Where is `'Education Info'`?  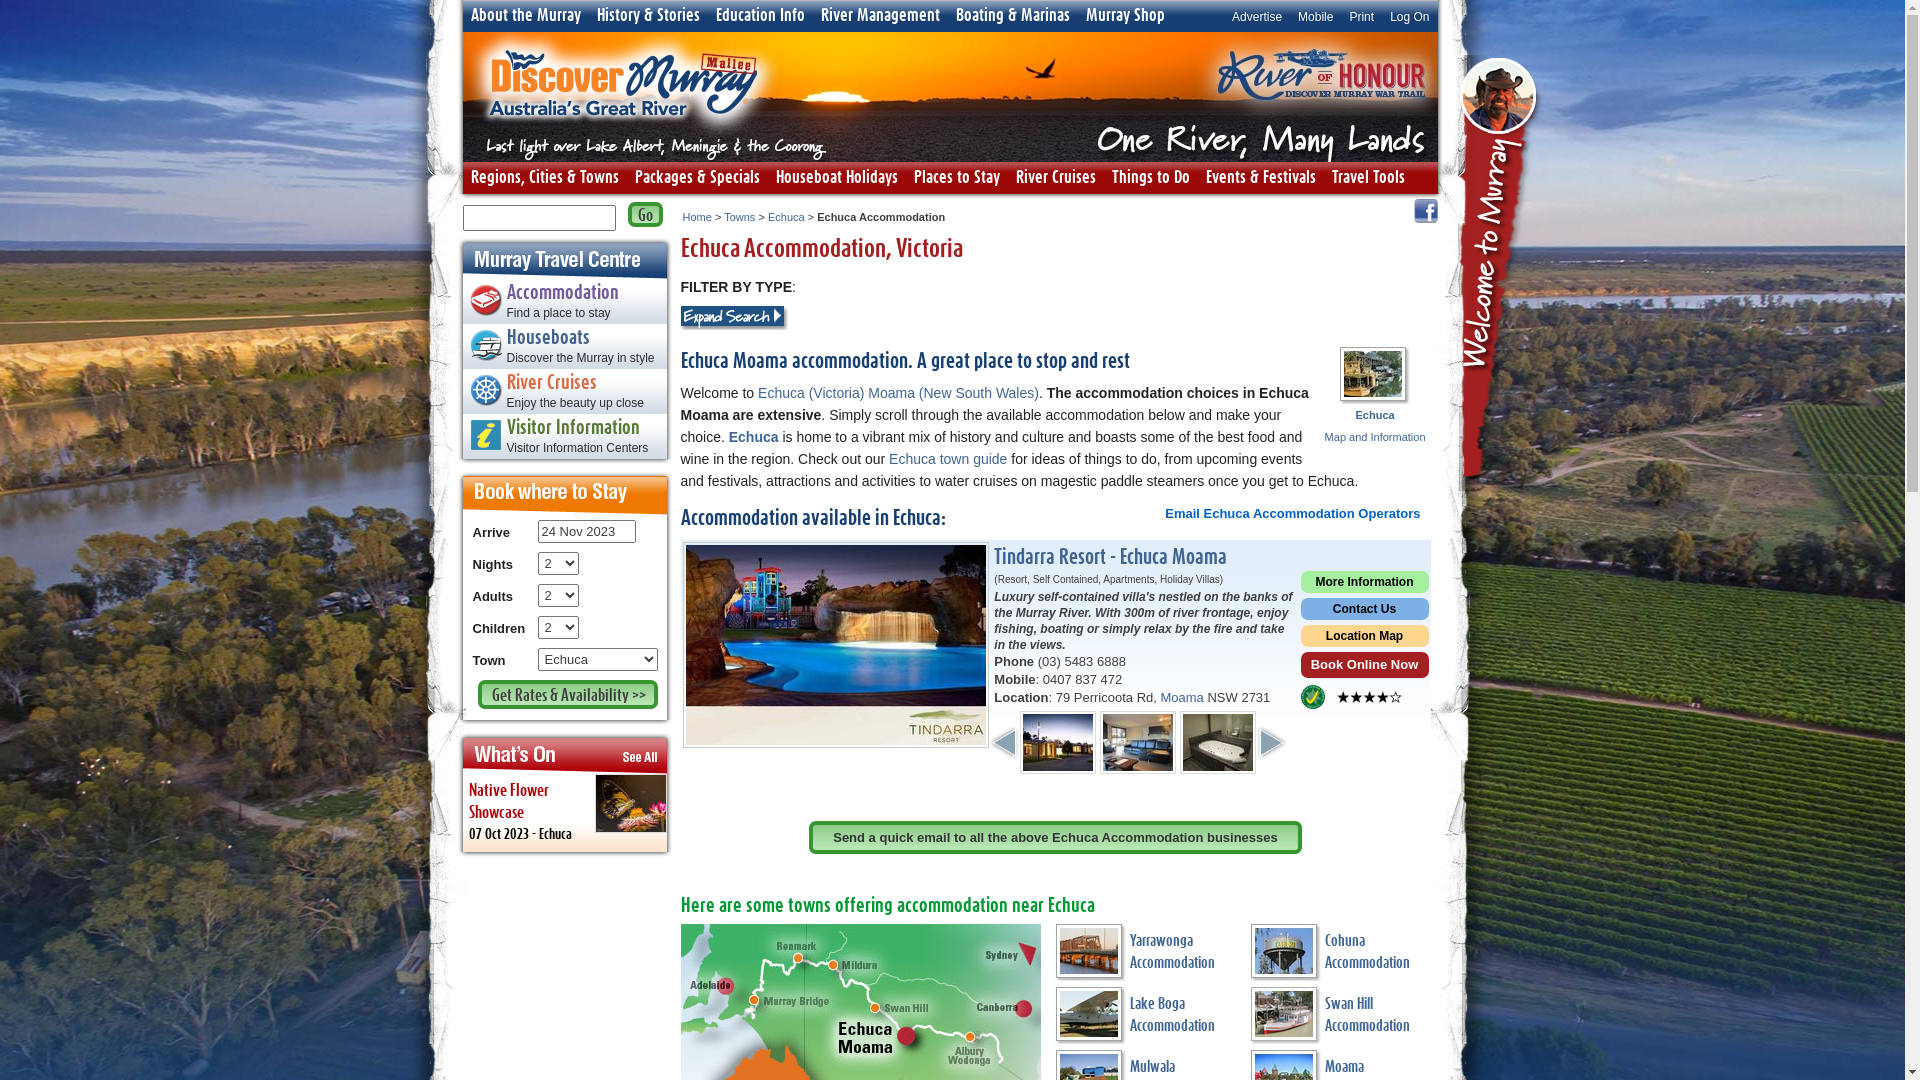
'Education Info' is located at coordinates (759, 15).